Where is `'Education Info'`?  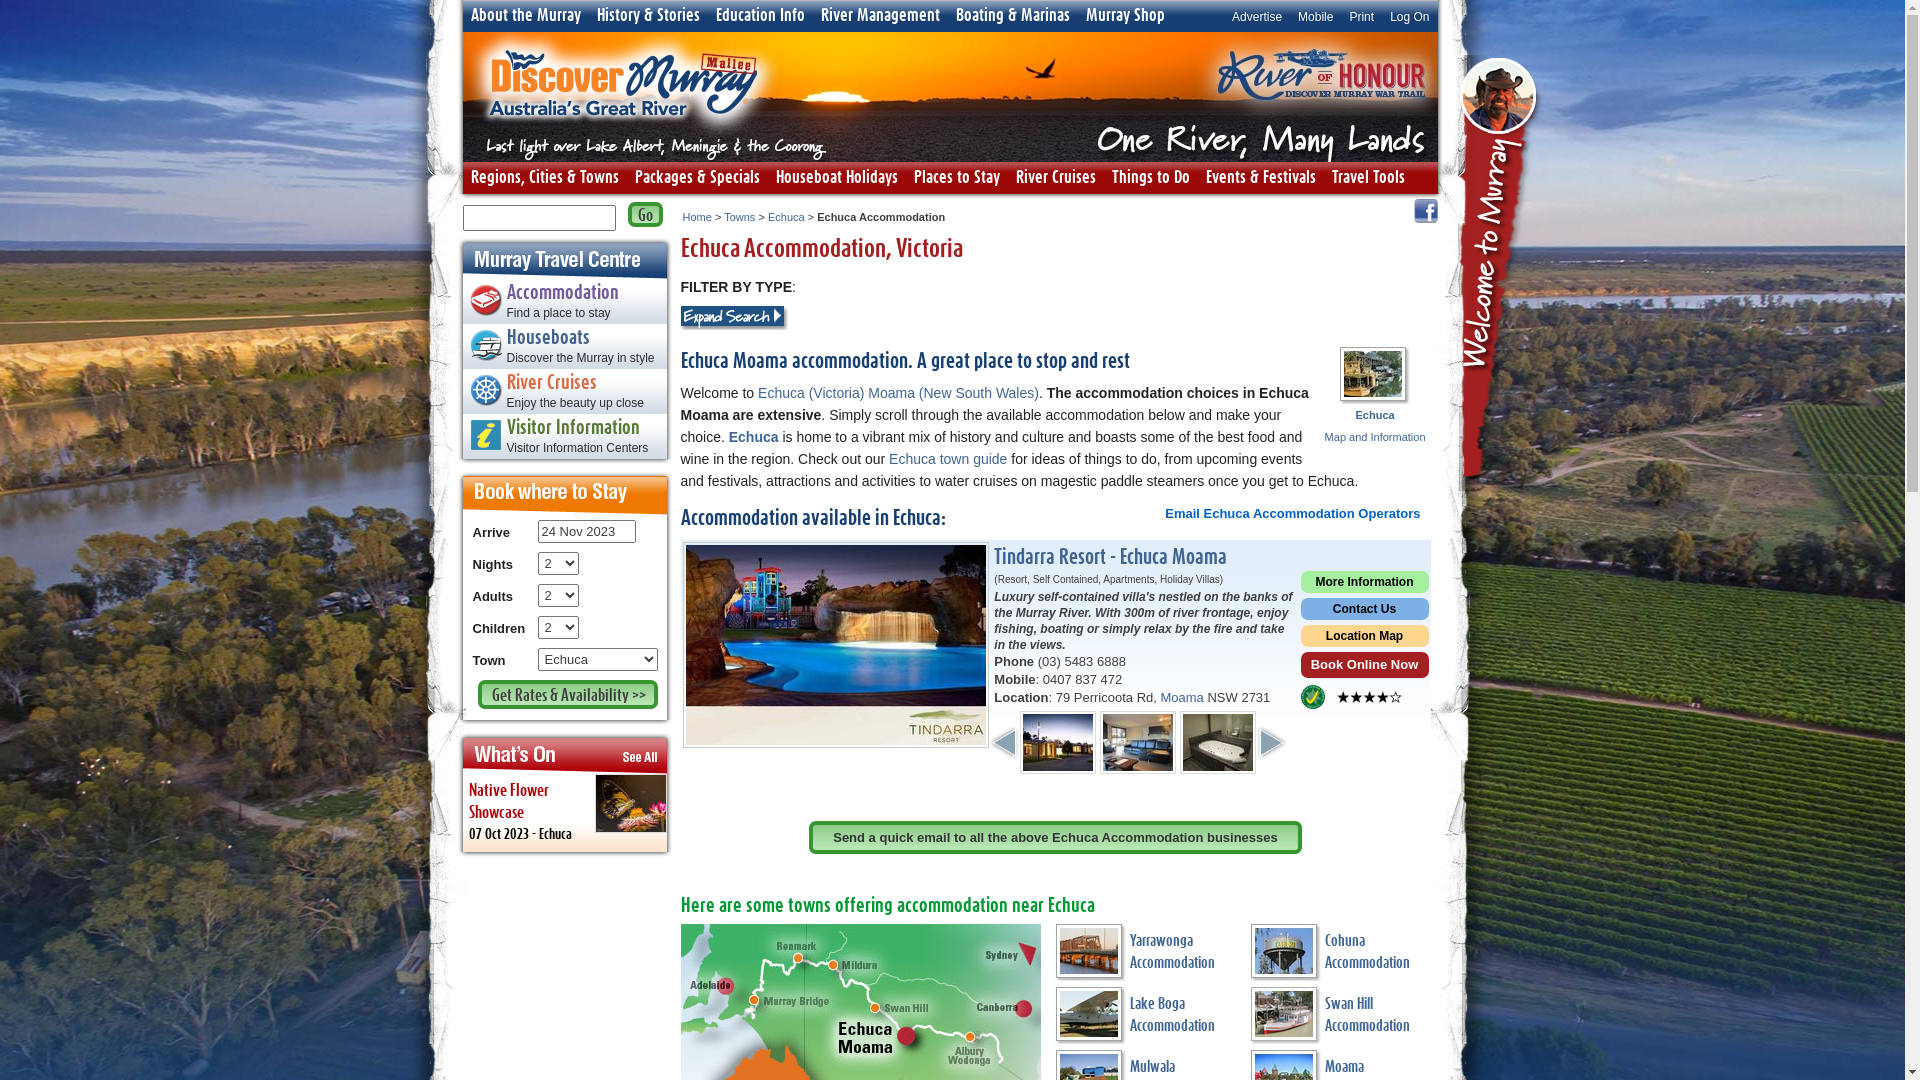
'Education Info' is located at coordinates (759, 15).